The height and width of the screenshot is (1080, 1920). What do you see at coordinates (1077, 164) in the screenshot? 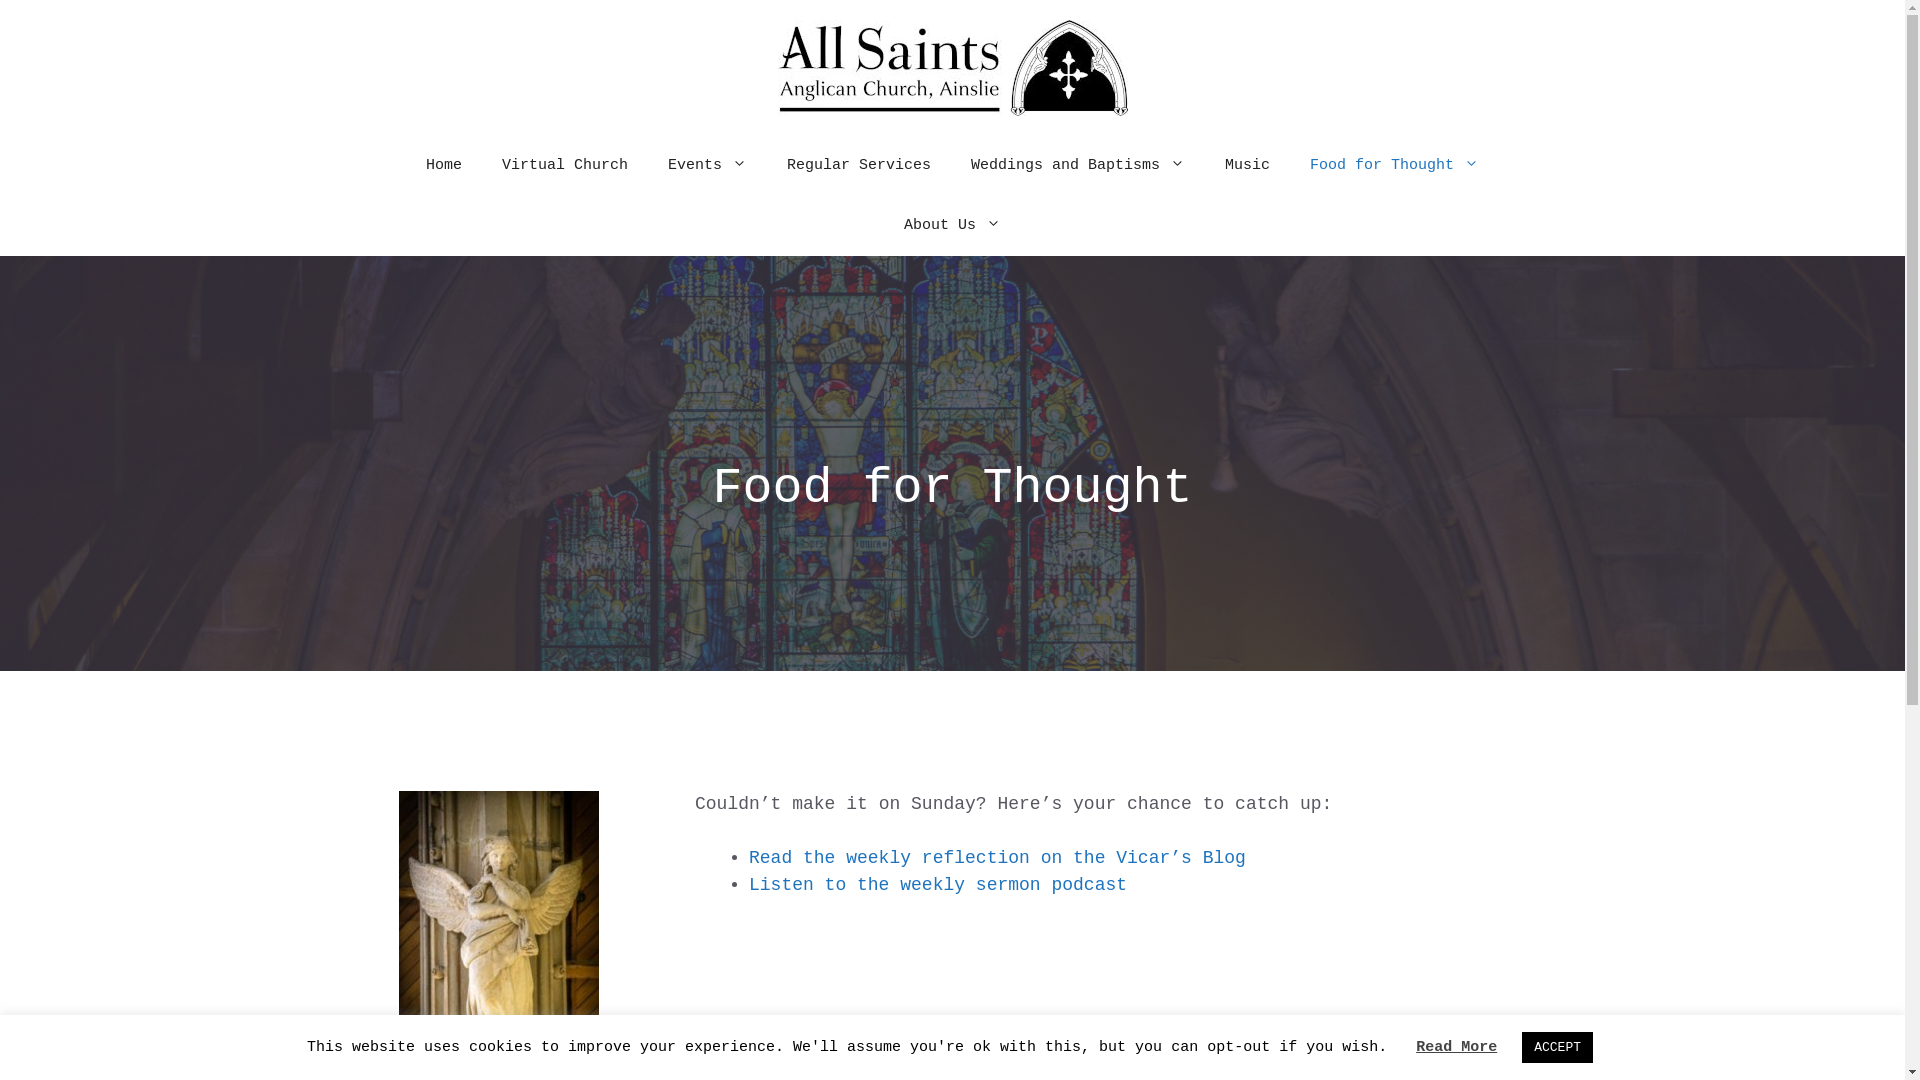
I see `'Weddings and Baptisms'` at bounding box center [1077, 164].